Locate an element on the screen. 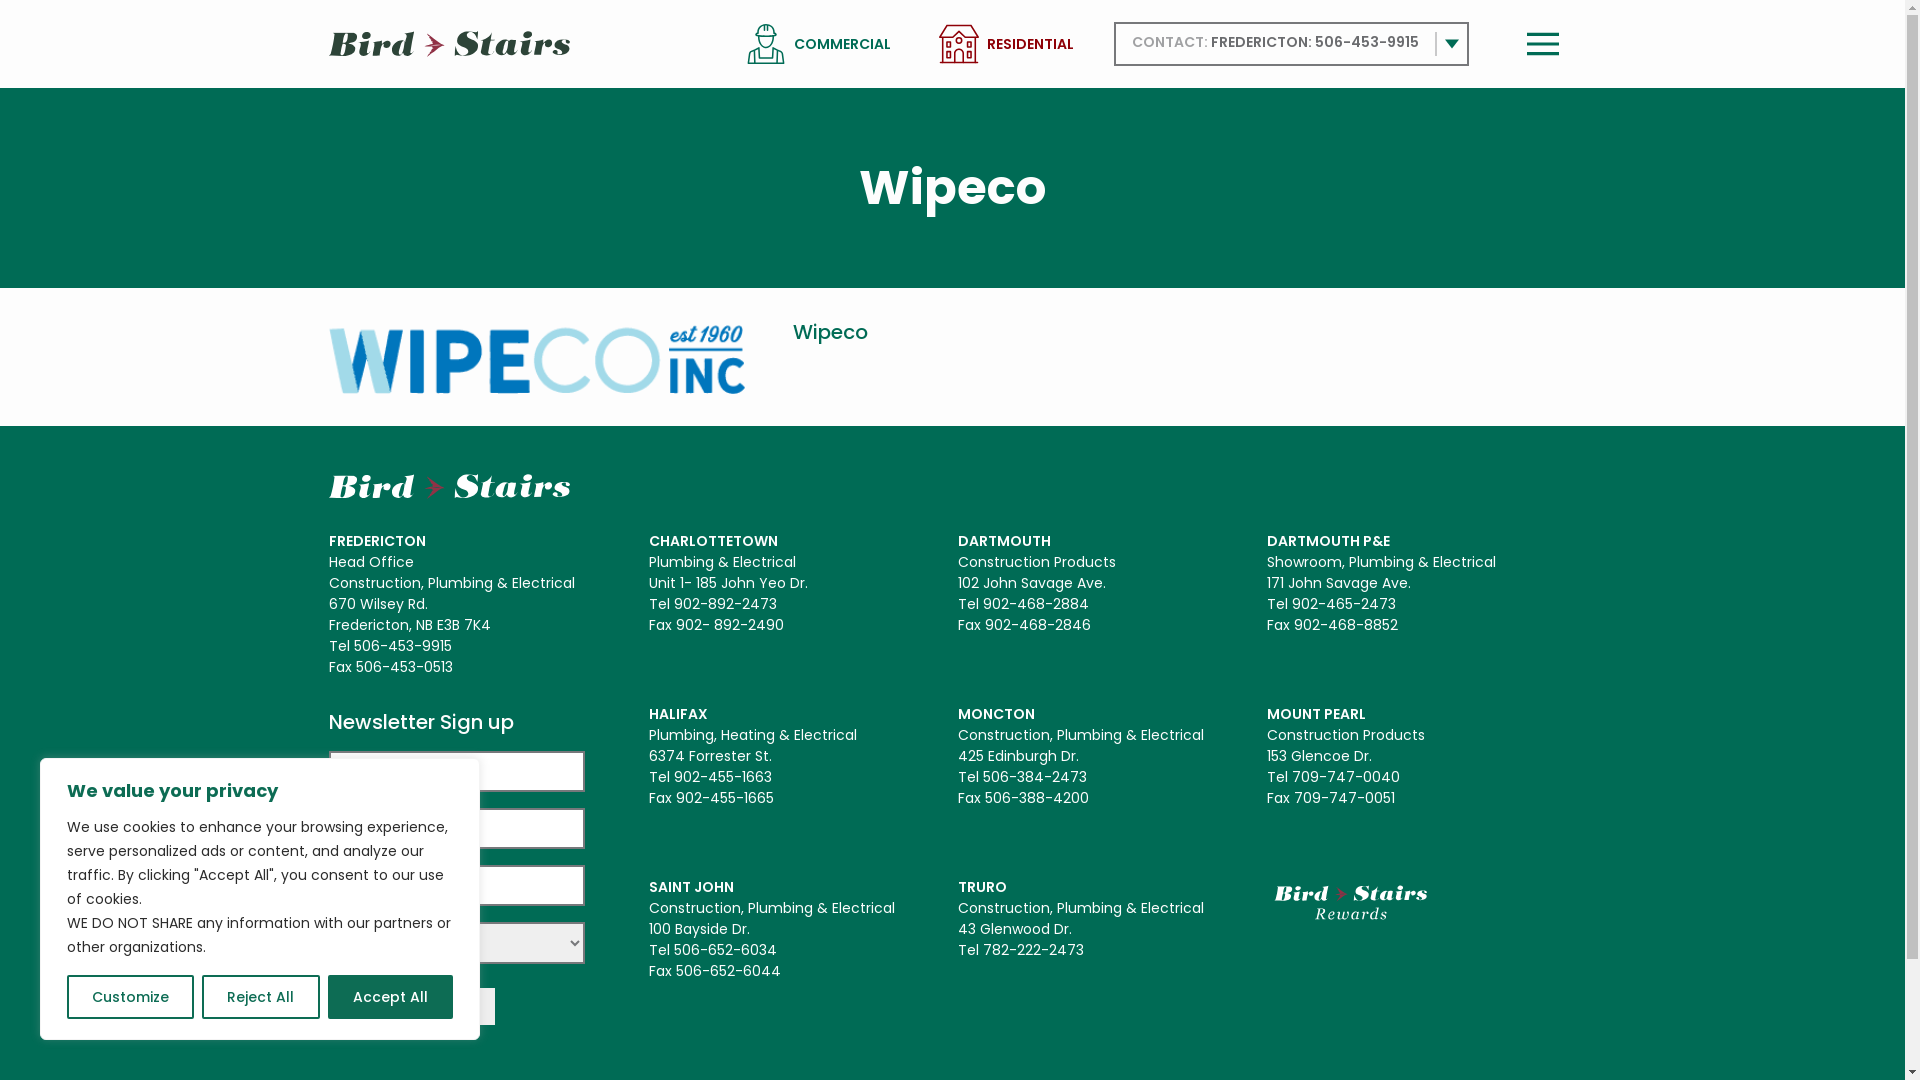  'CHARLOTTETOWN' is located at coordinates (712, 540).